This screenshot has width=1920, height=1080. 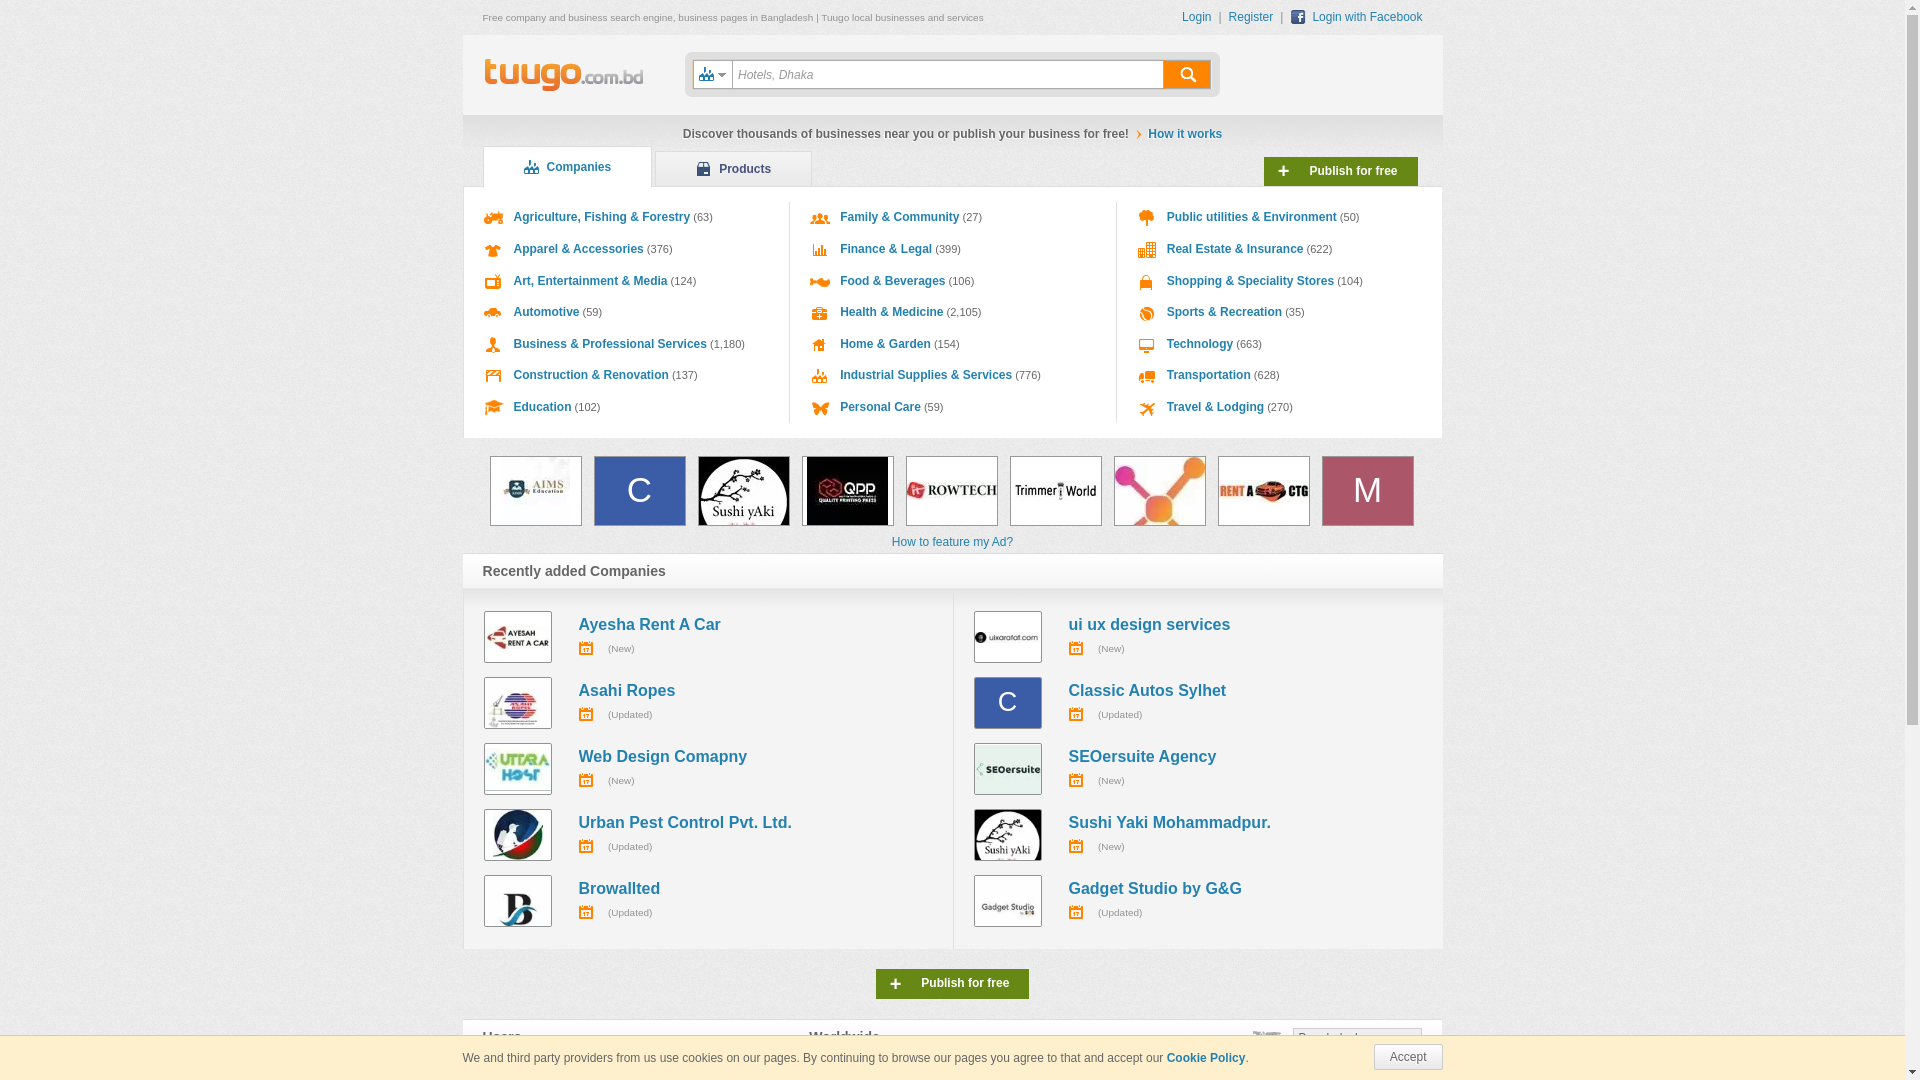 I want to click on ' Business & Professional Services (1,180)', so click(x=626, y=343).